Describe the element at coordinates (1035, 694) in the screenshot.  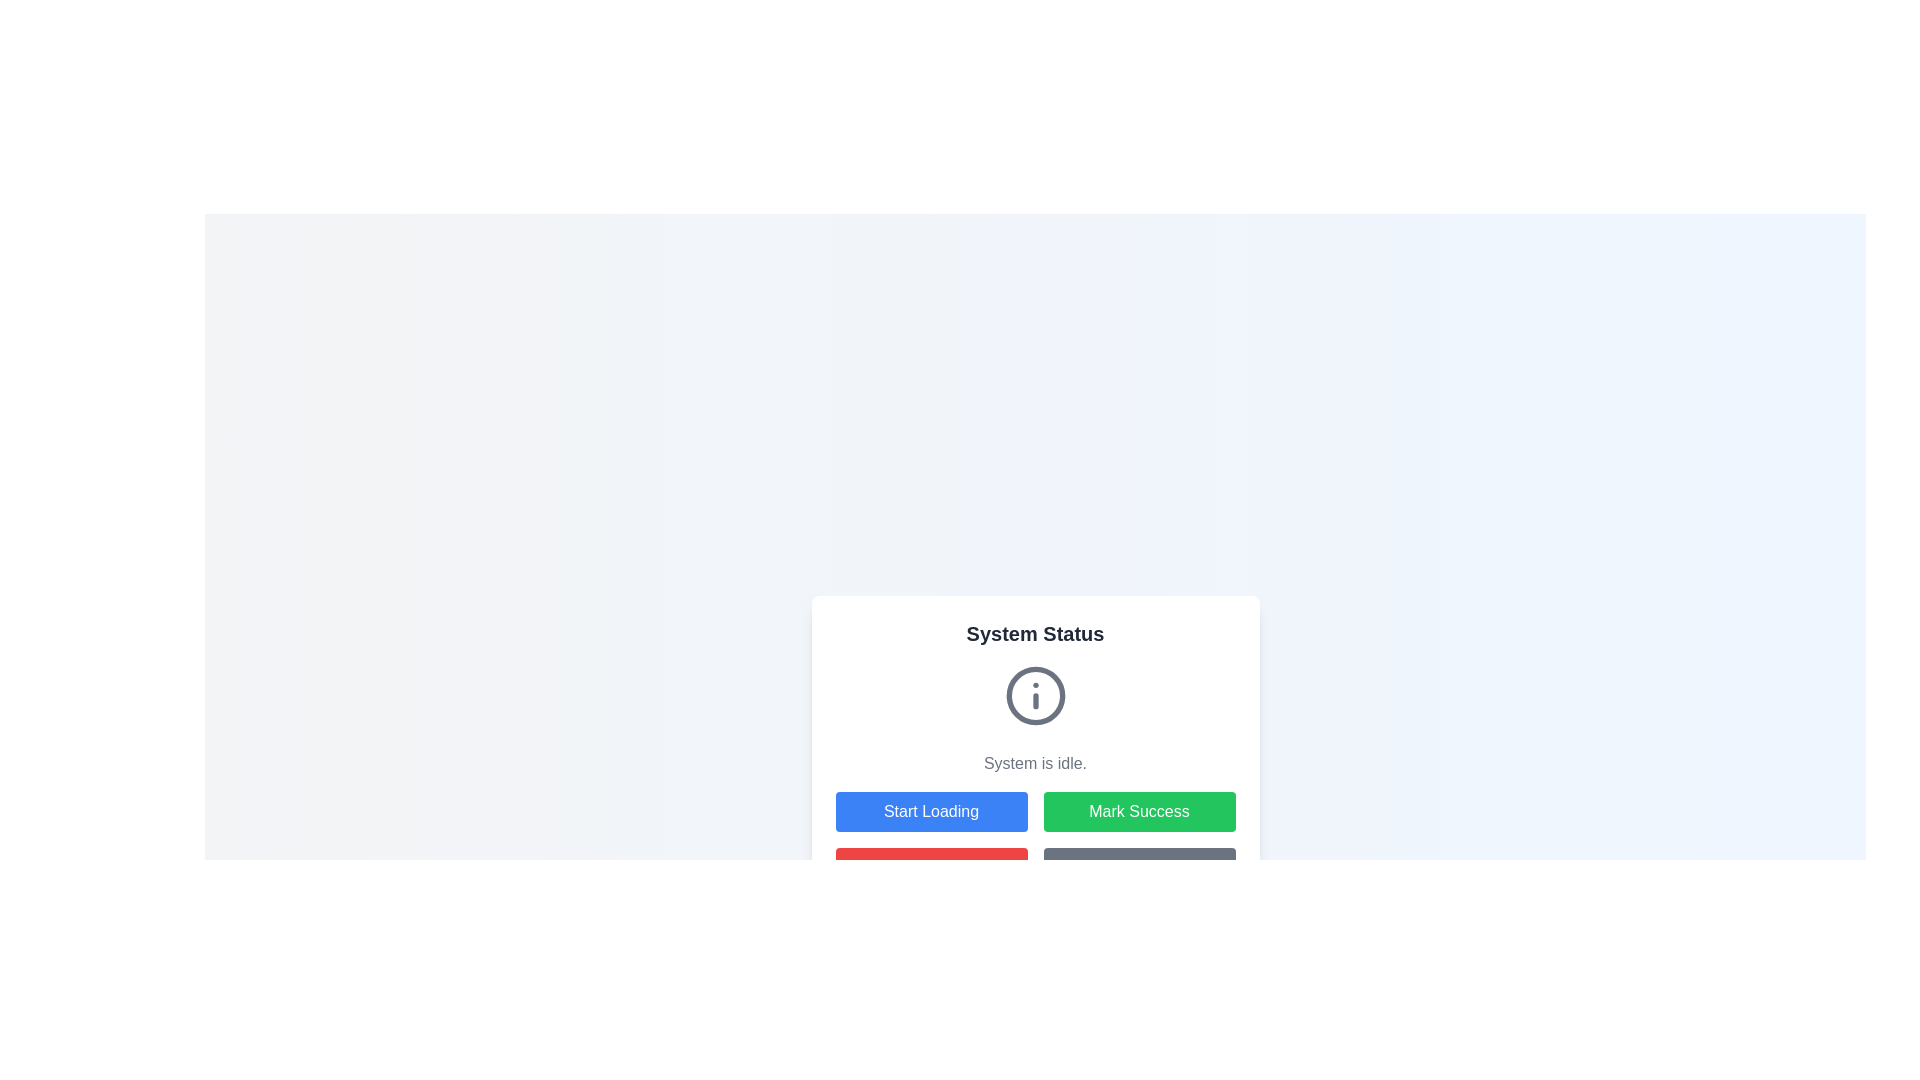
I see `the centrally located icon within the 'System Status' card to identify the information it represents` at that location.